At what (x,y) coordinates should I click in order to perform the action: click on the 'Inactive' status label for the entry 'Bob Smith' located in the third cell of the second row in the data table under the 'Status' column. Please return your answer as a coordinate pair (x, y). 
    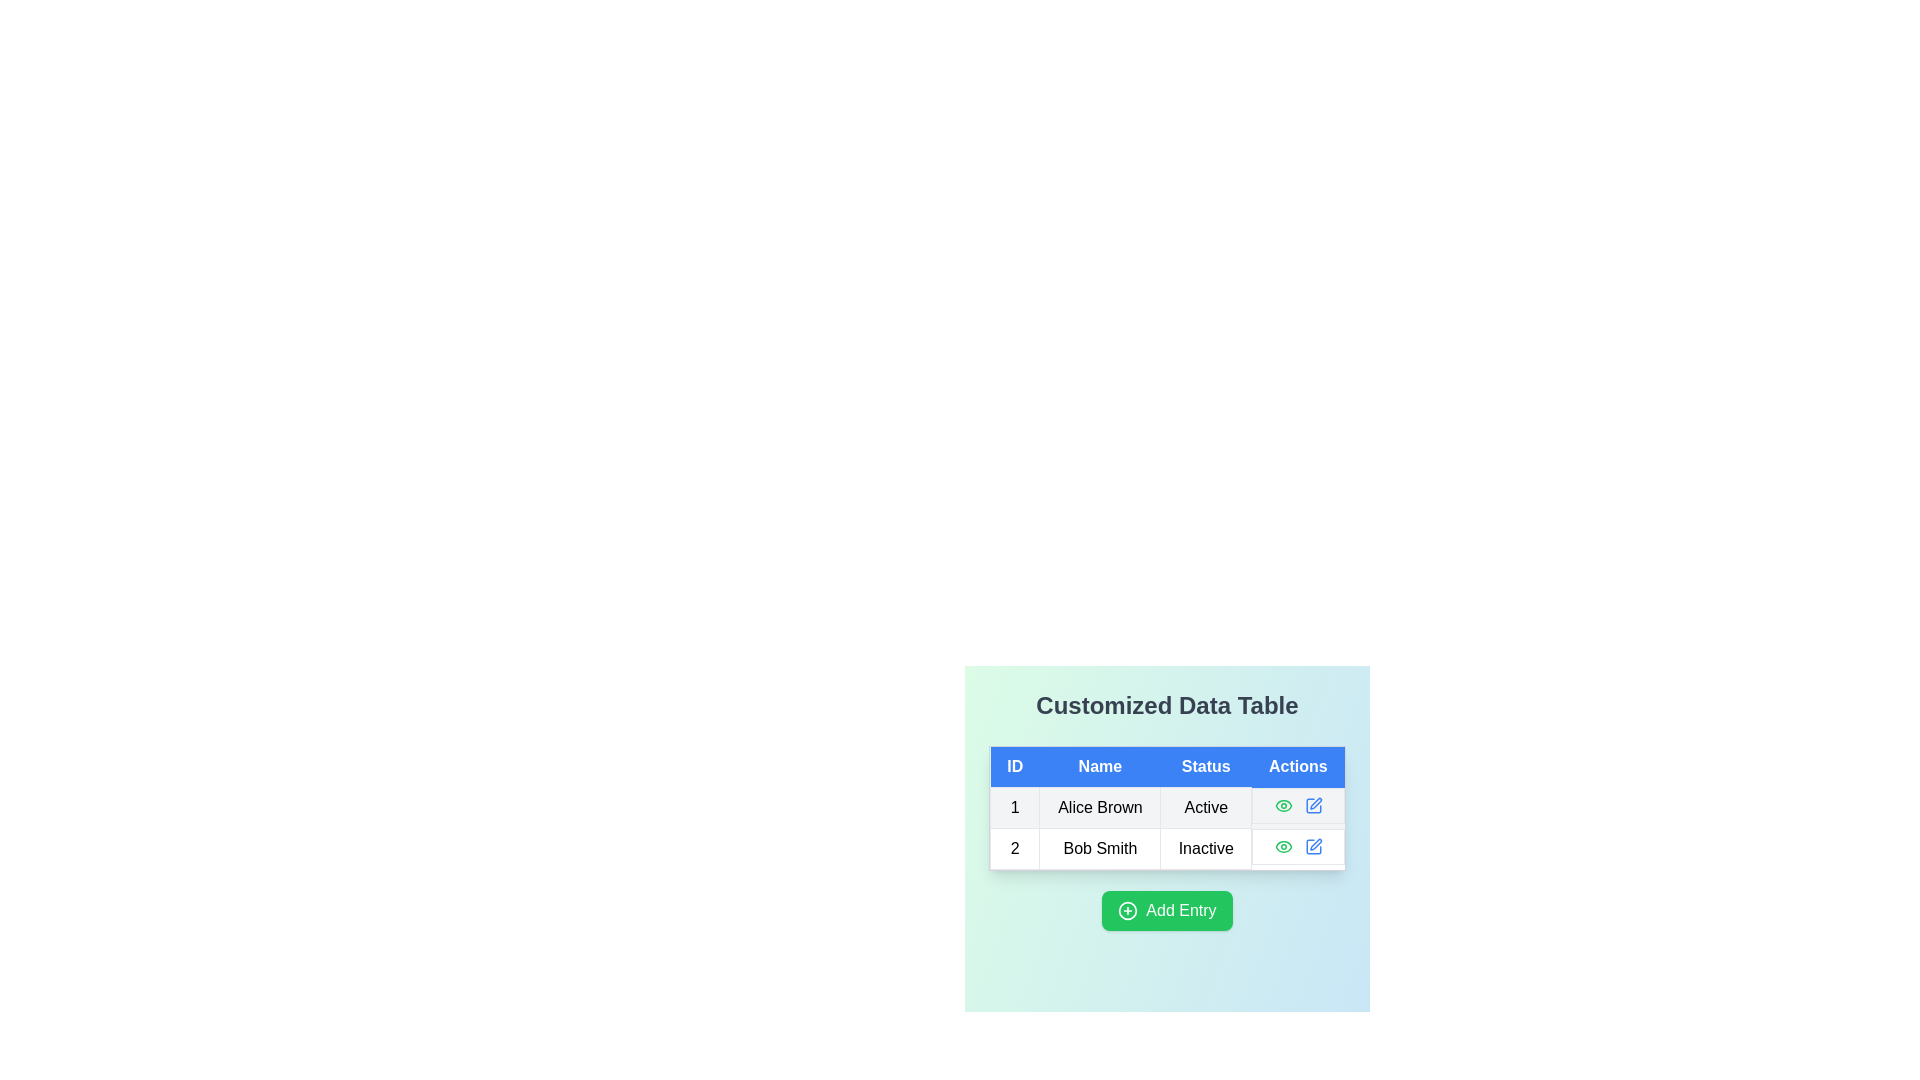
    Looking at the image, I should click on (1205, 848).